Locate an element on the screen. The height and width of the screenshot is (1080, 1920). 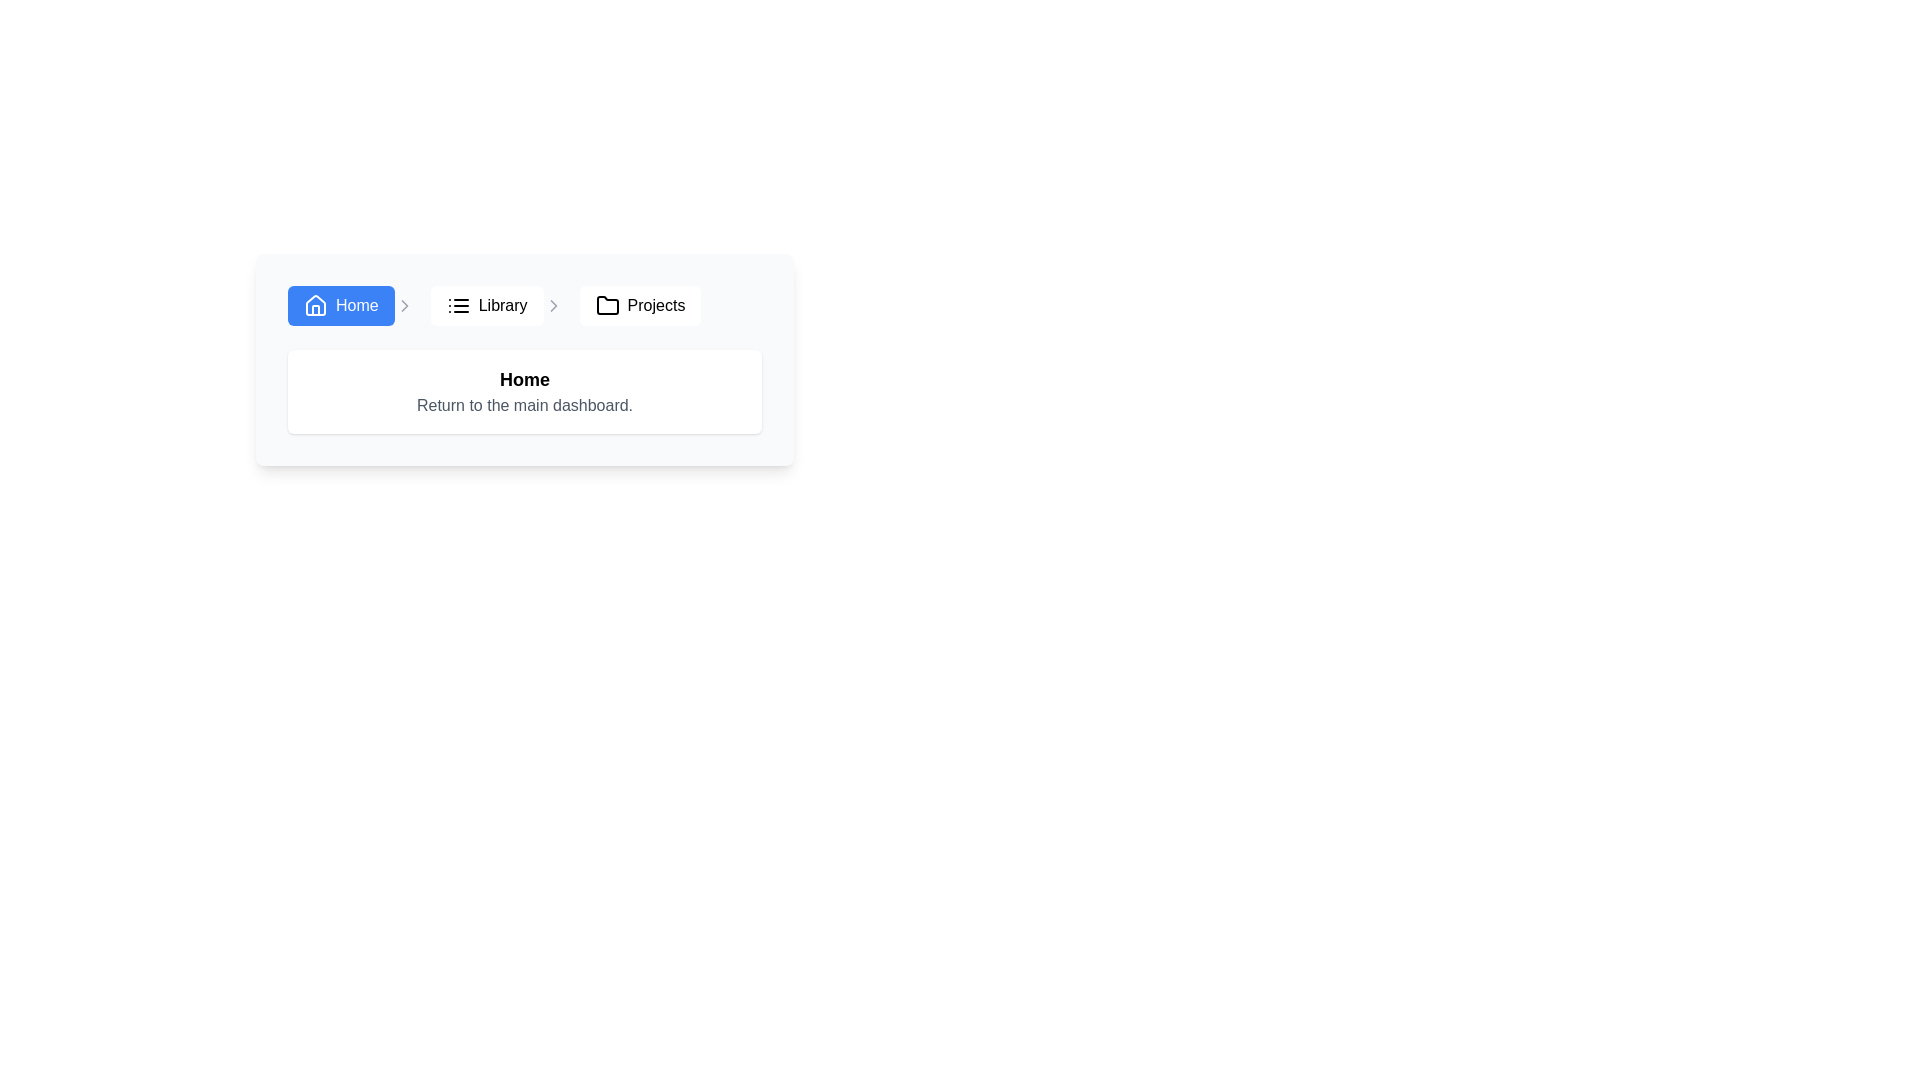
the blue rounded rectangular button labeled 'Home' is located at coordinates (351, 305).